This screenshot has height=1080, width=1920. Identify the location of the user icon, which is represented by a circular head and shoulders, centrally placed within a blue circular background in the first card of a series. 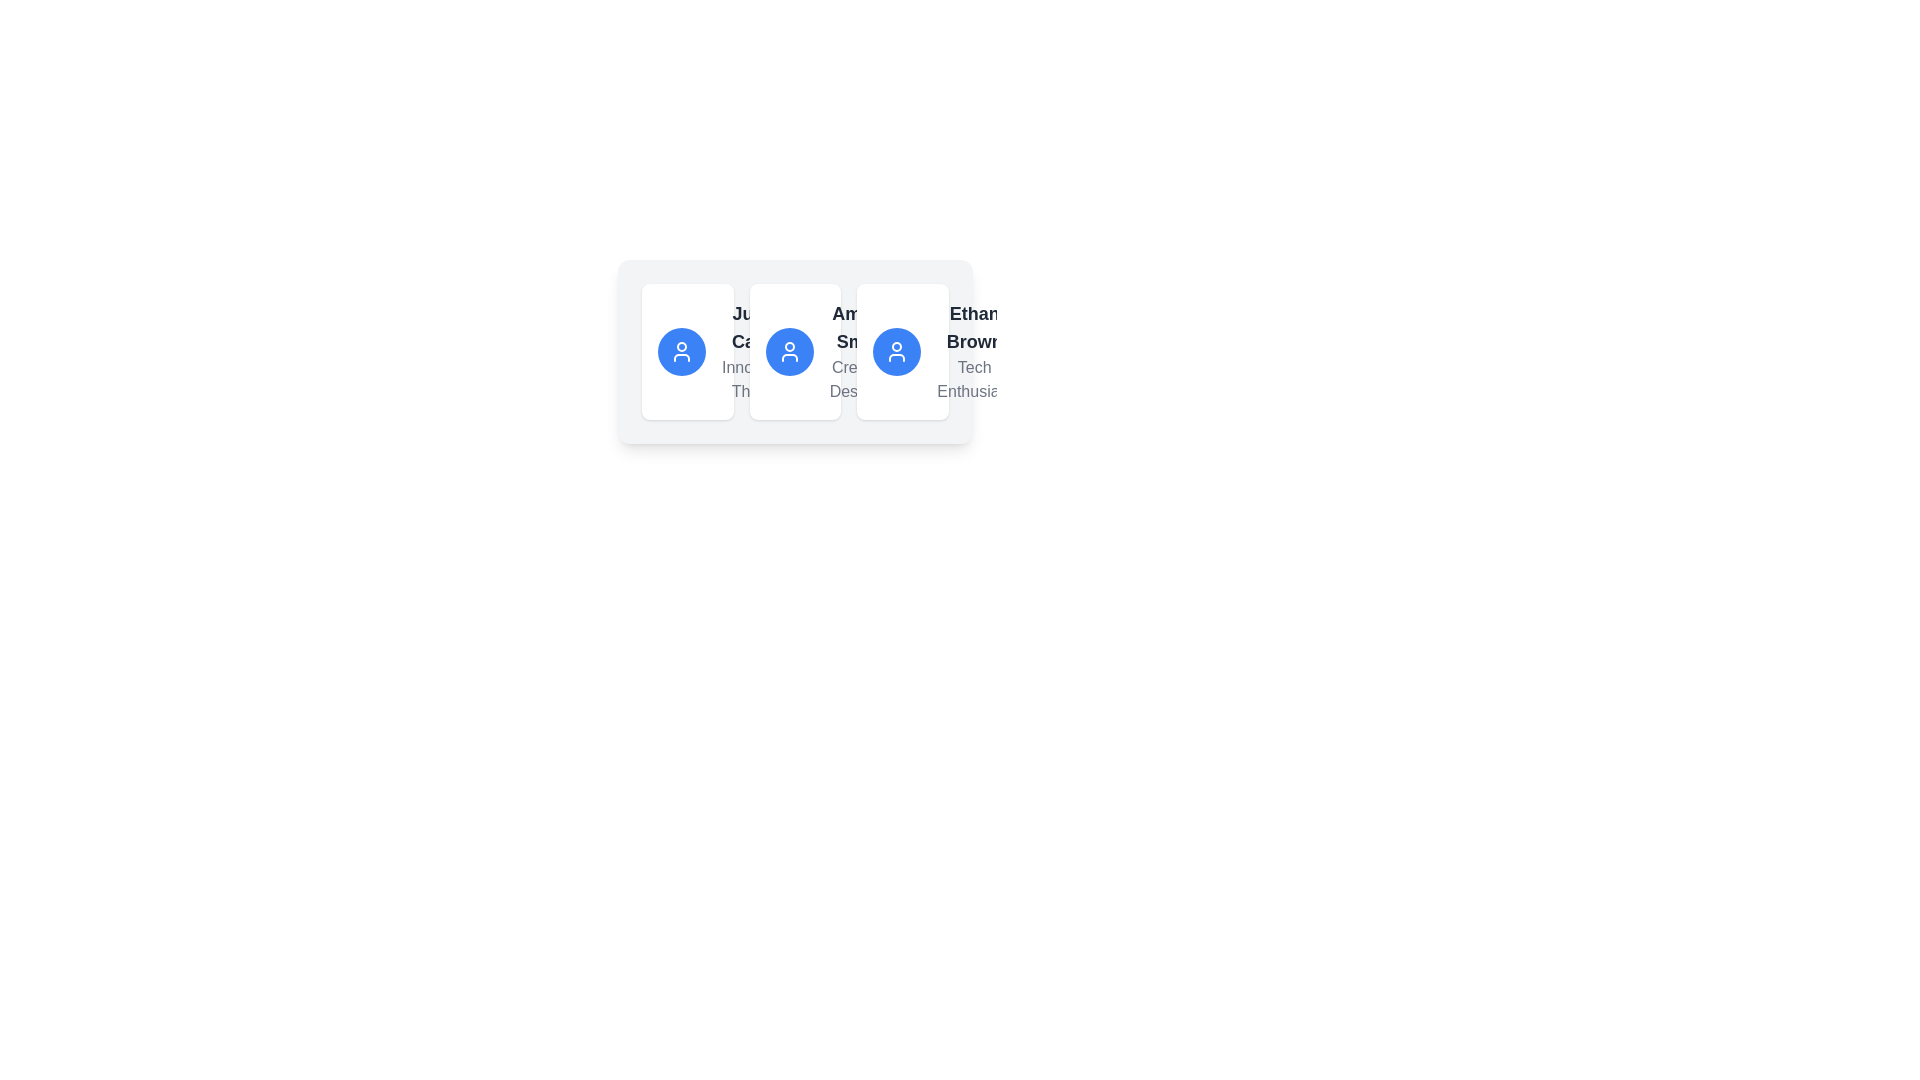
(681, 350).